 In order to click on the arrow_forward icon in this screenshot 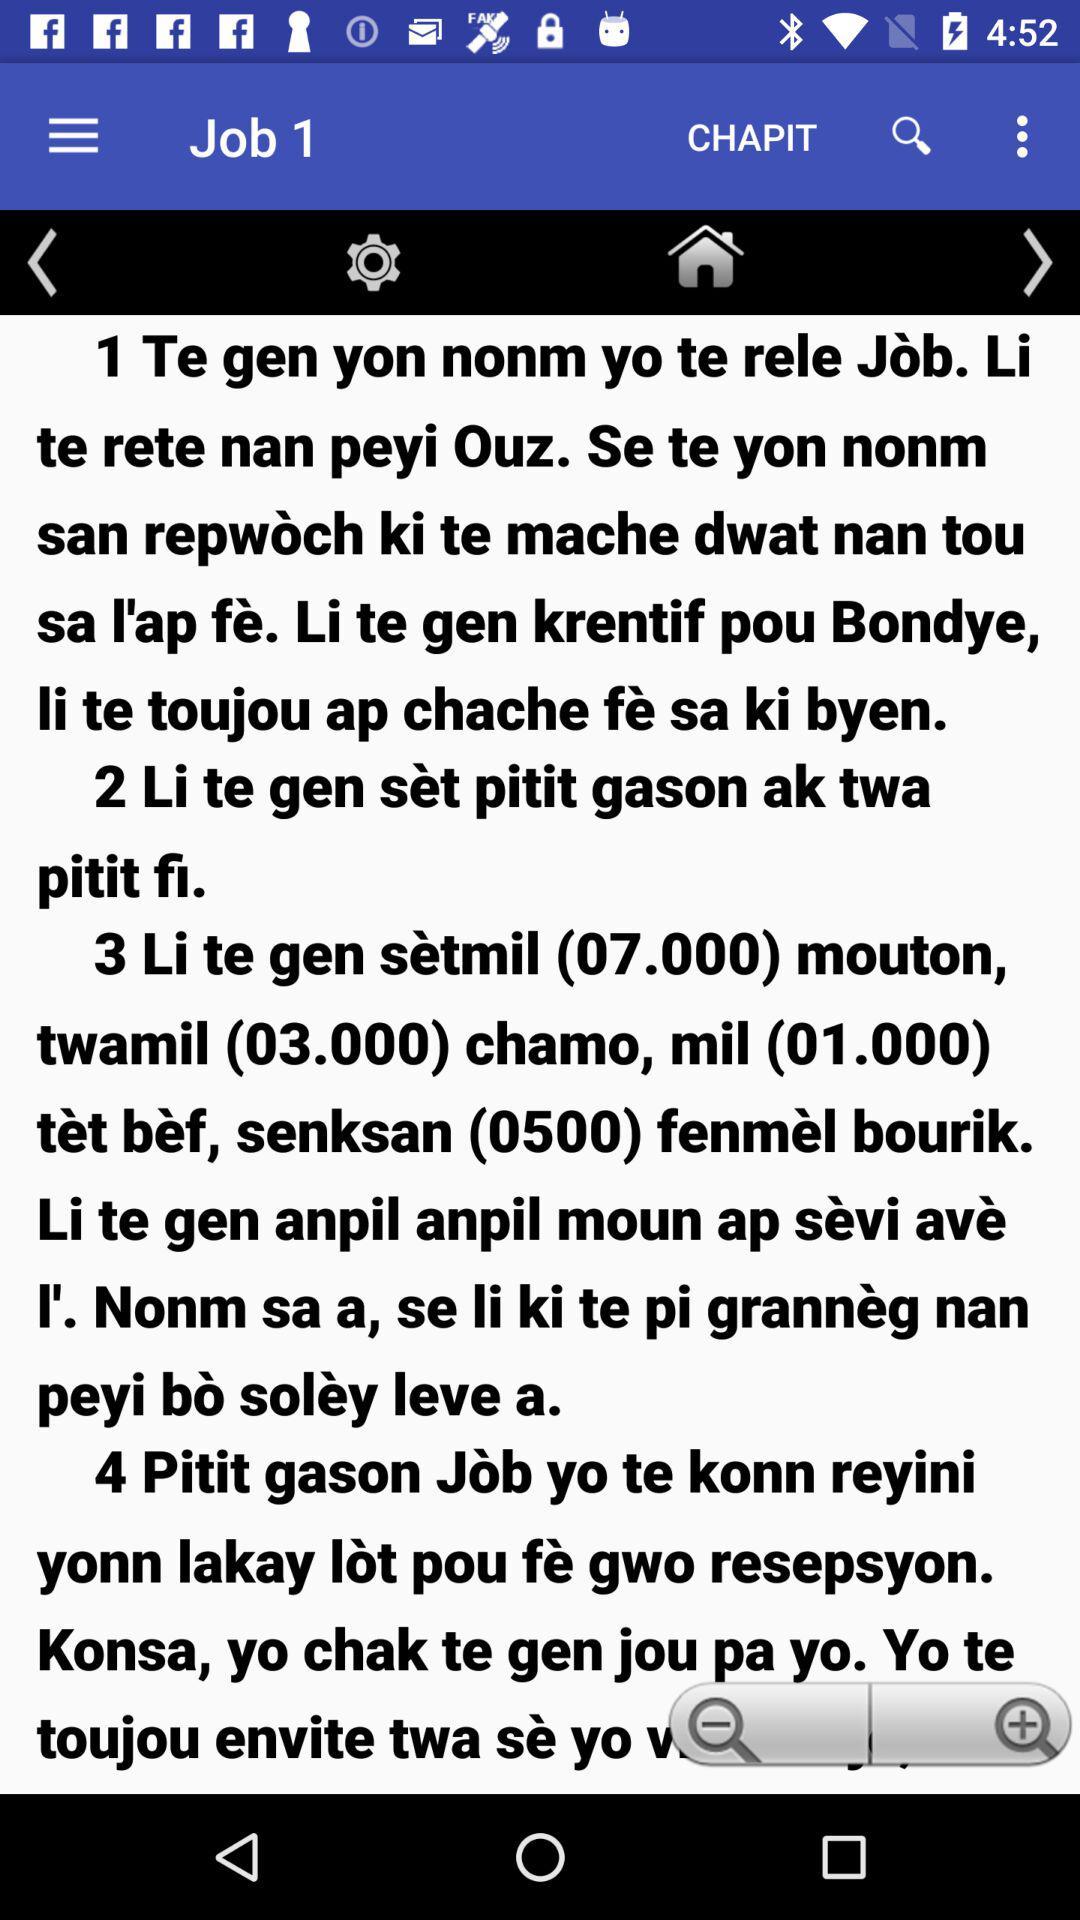, I will do `click(1036, 261)`.